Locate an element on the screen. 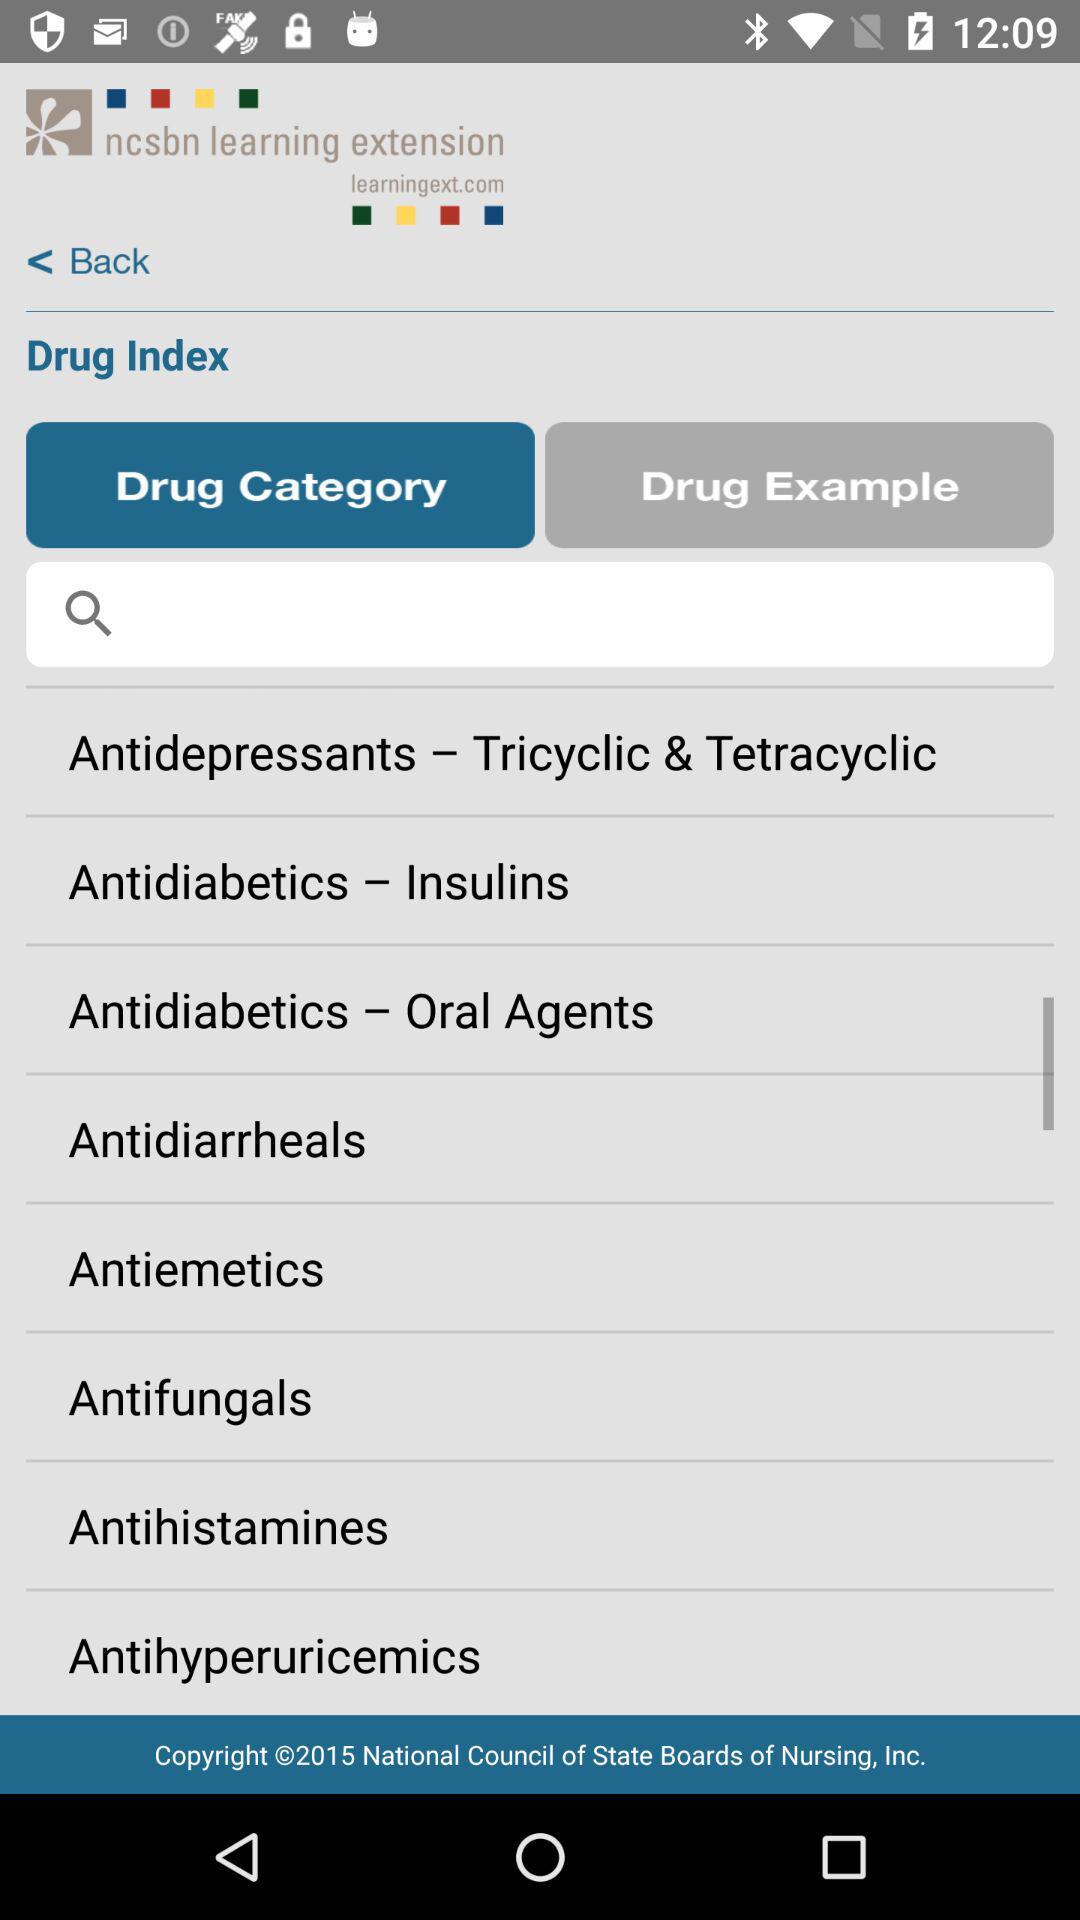 This screenshot has height=1920, width=1080. choose drug category is located at coordinates (280, 485).